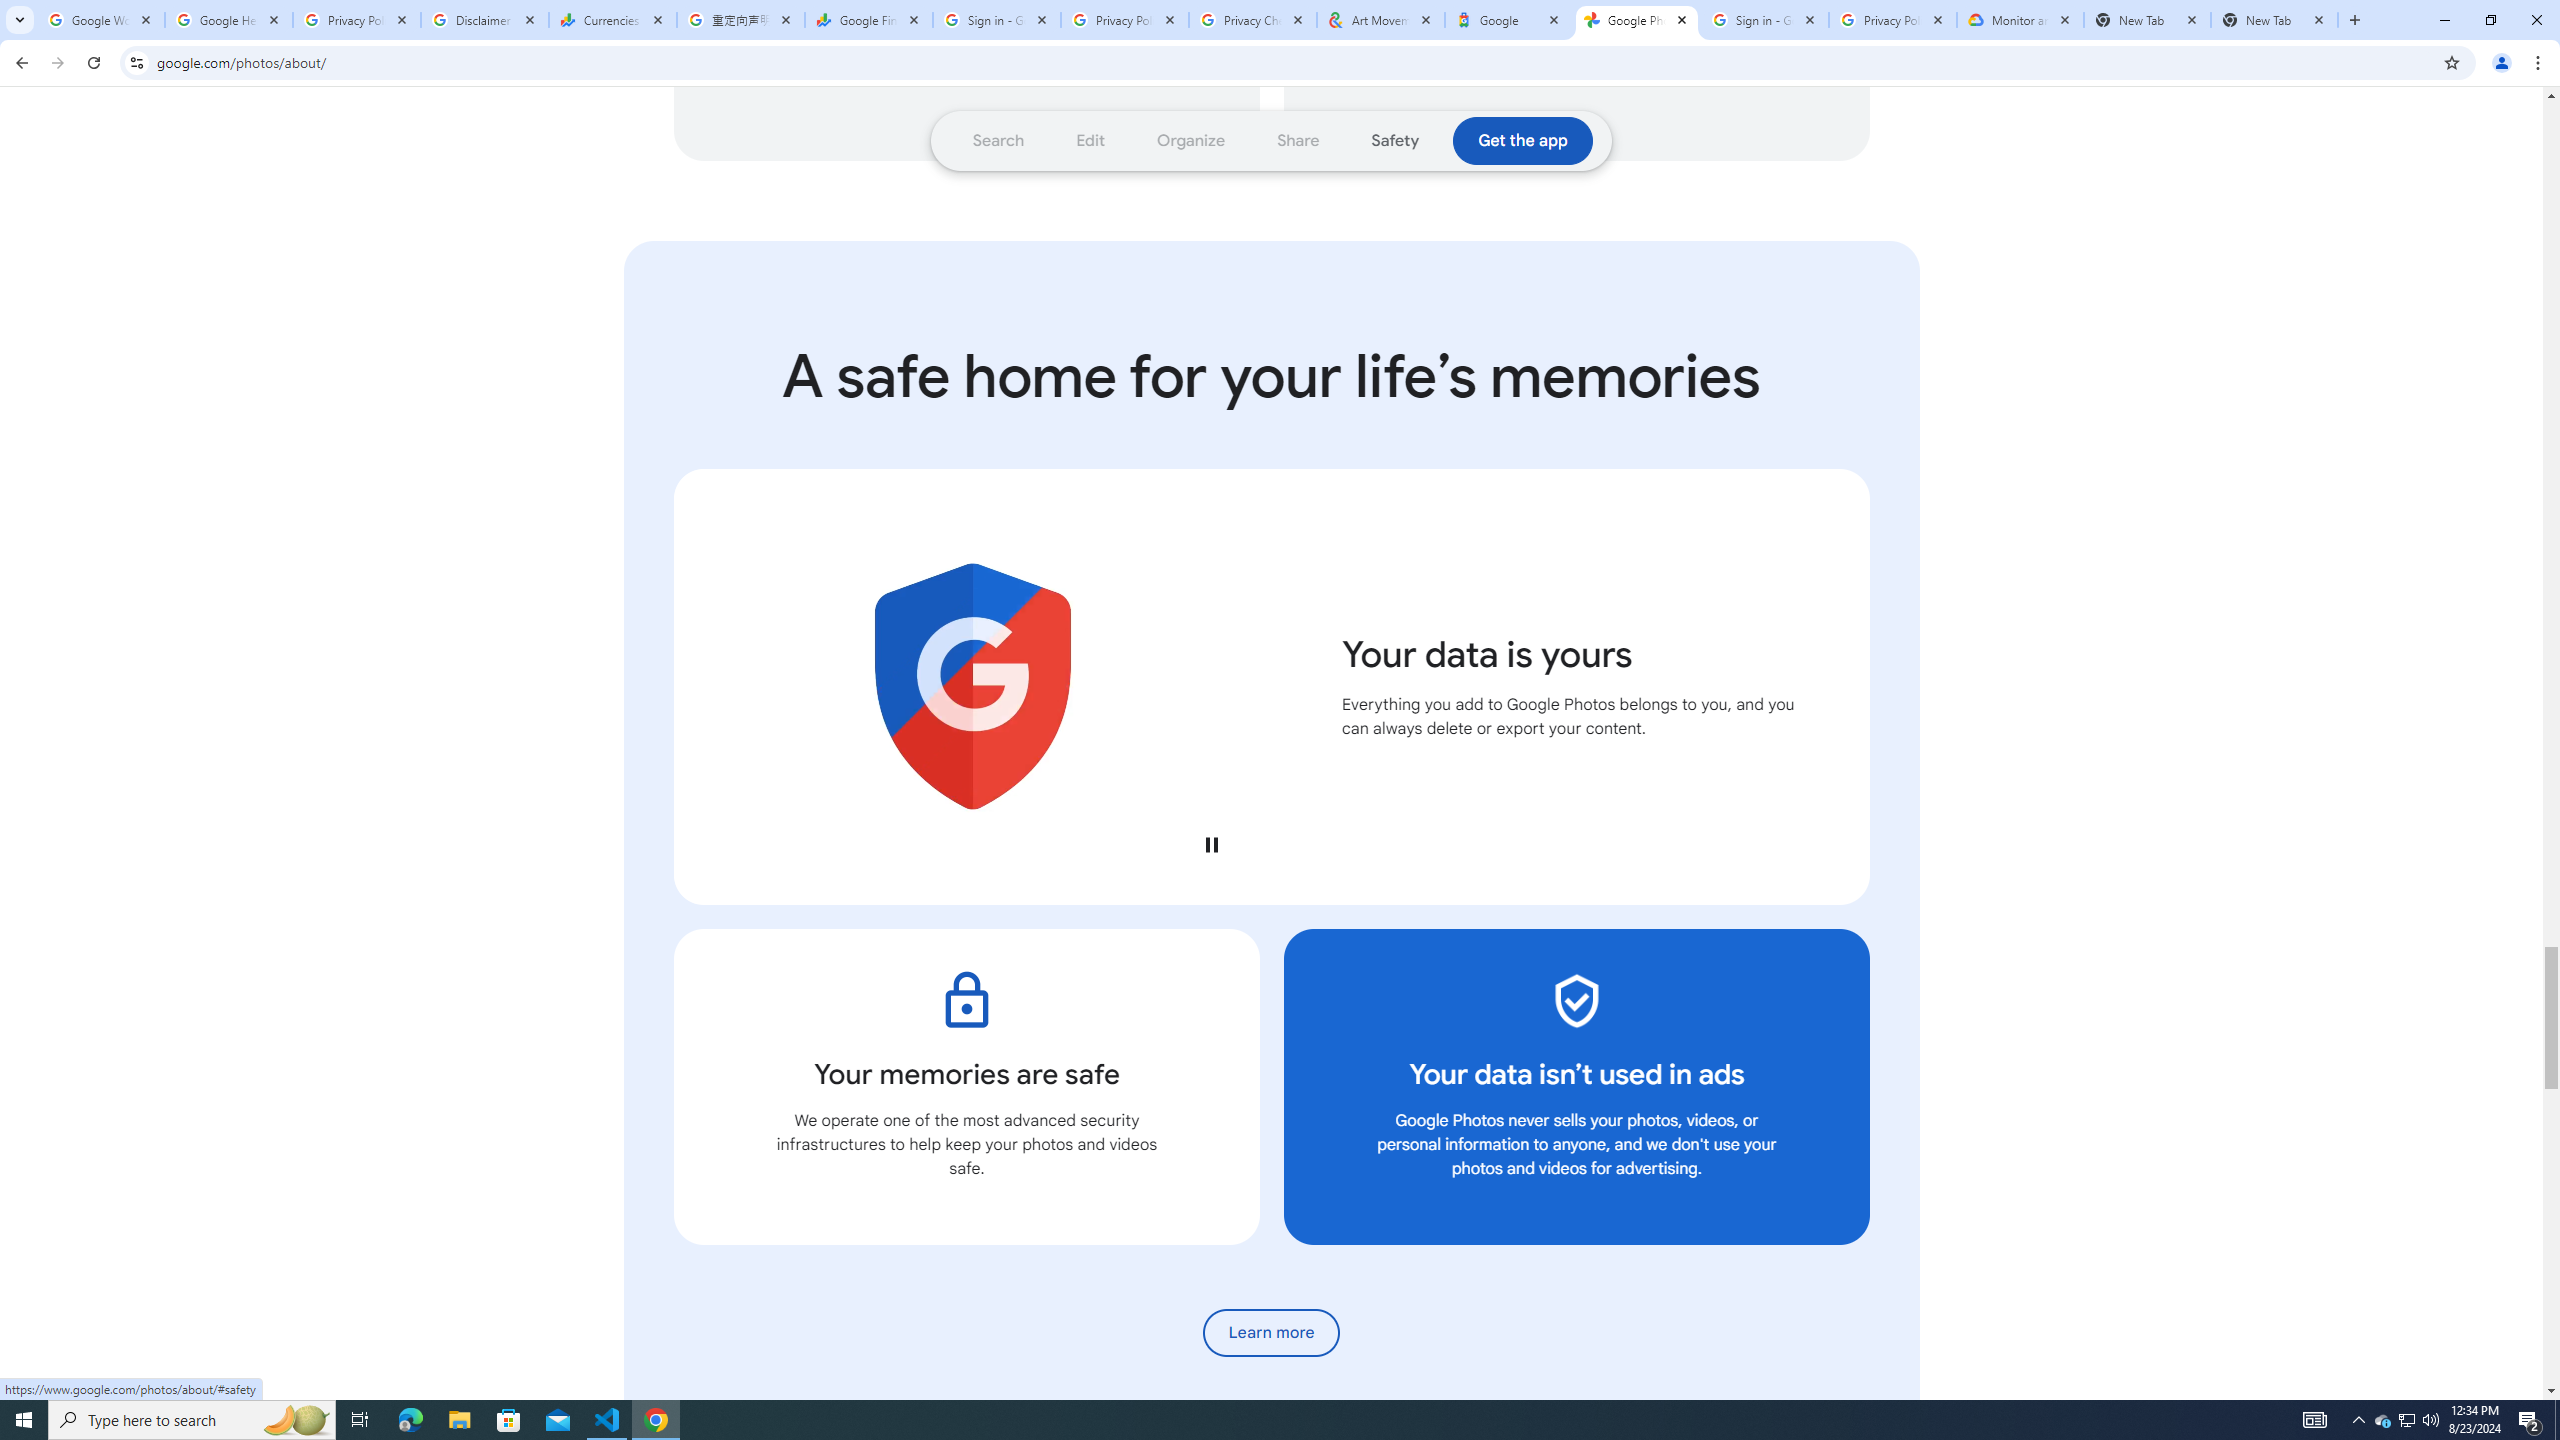 This screenshot has width=2560, height=1440. I want to click on 'Learn more about Google Photos security ', so click(1271, 1332).